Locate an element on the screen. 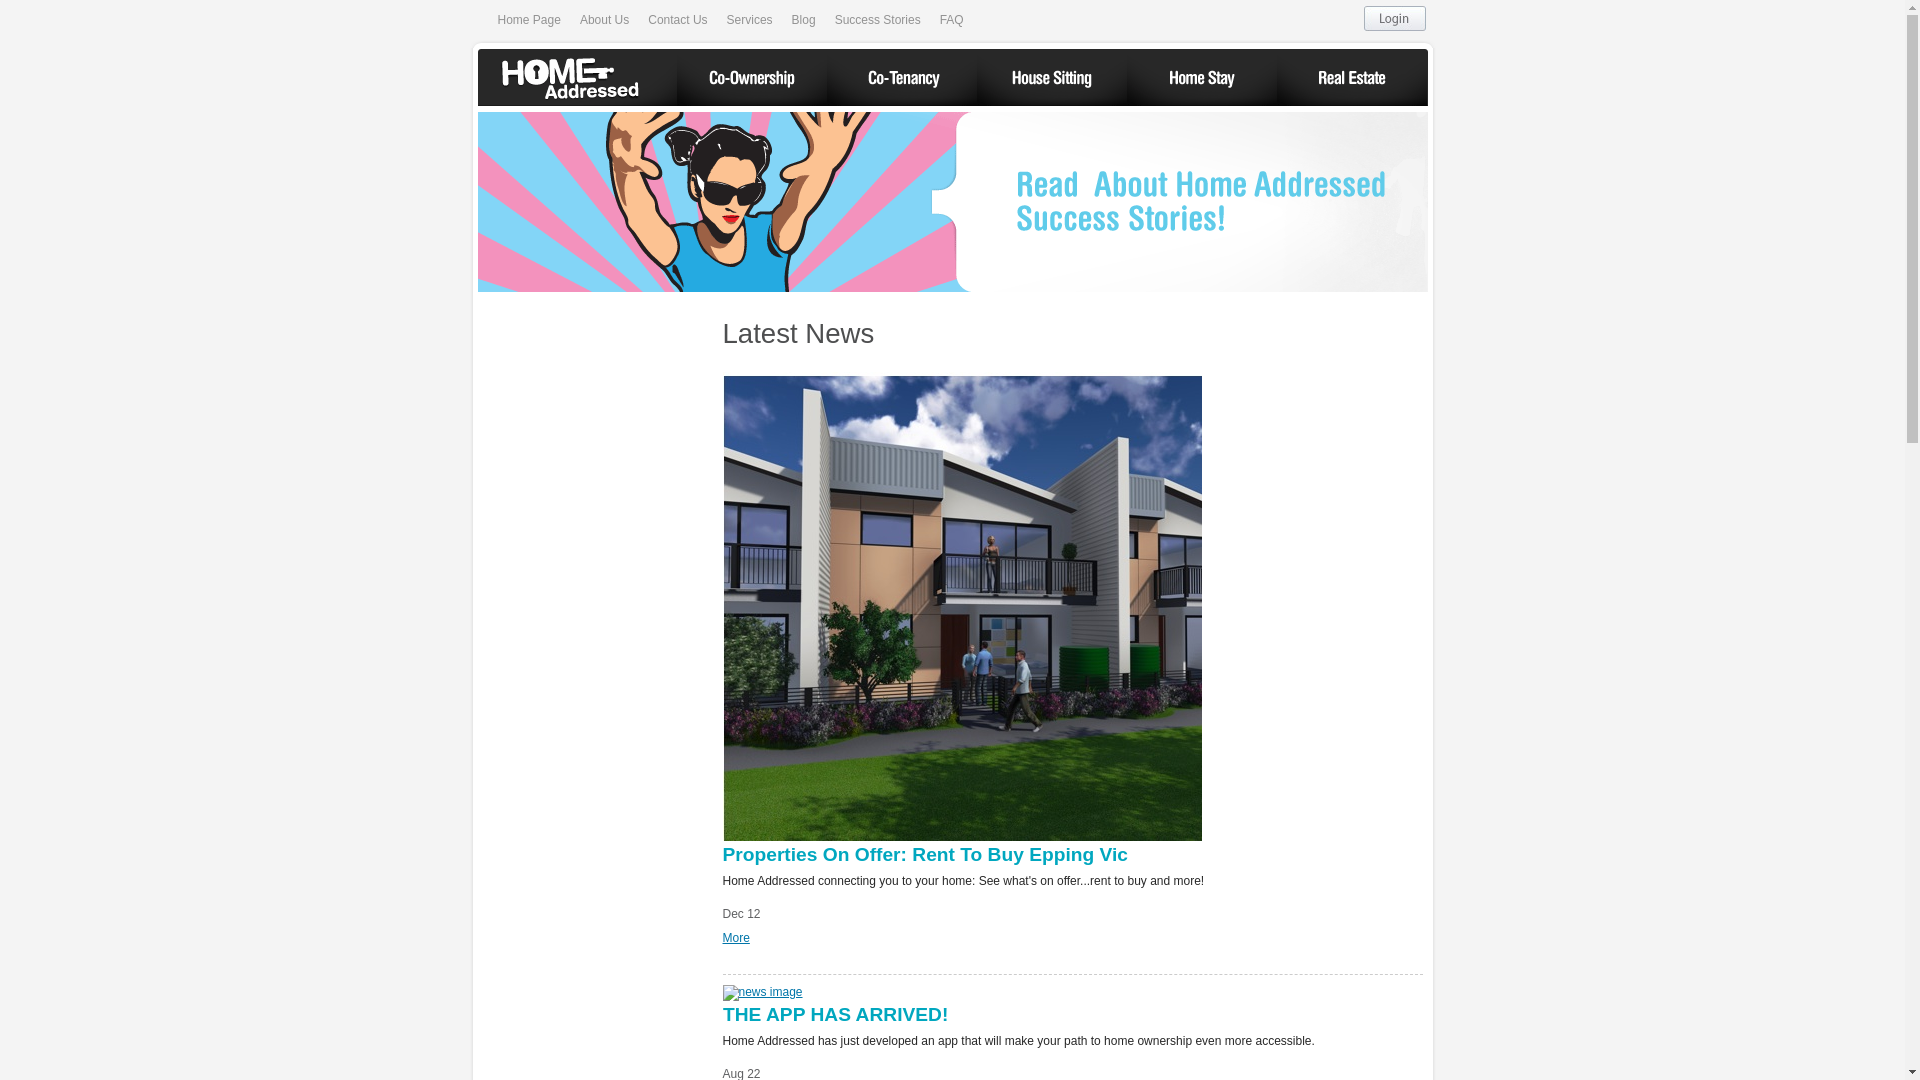  'Contact Us' is located at coordinates (677, 19).